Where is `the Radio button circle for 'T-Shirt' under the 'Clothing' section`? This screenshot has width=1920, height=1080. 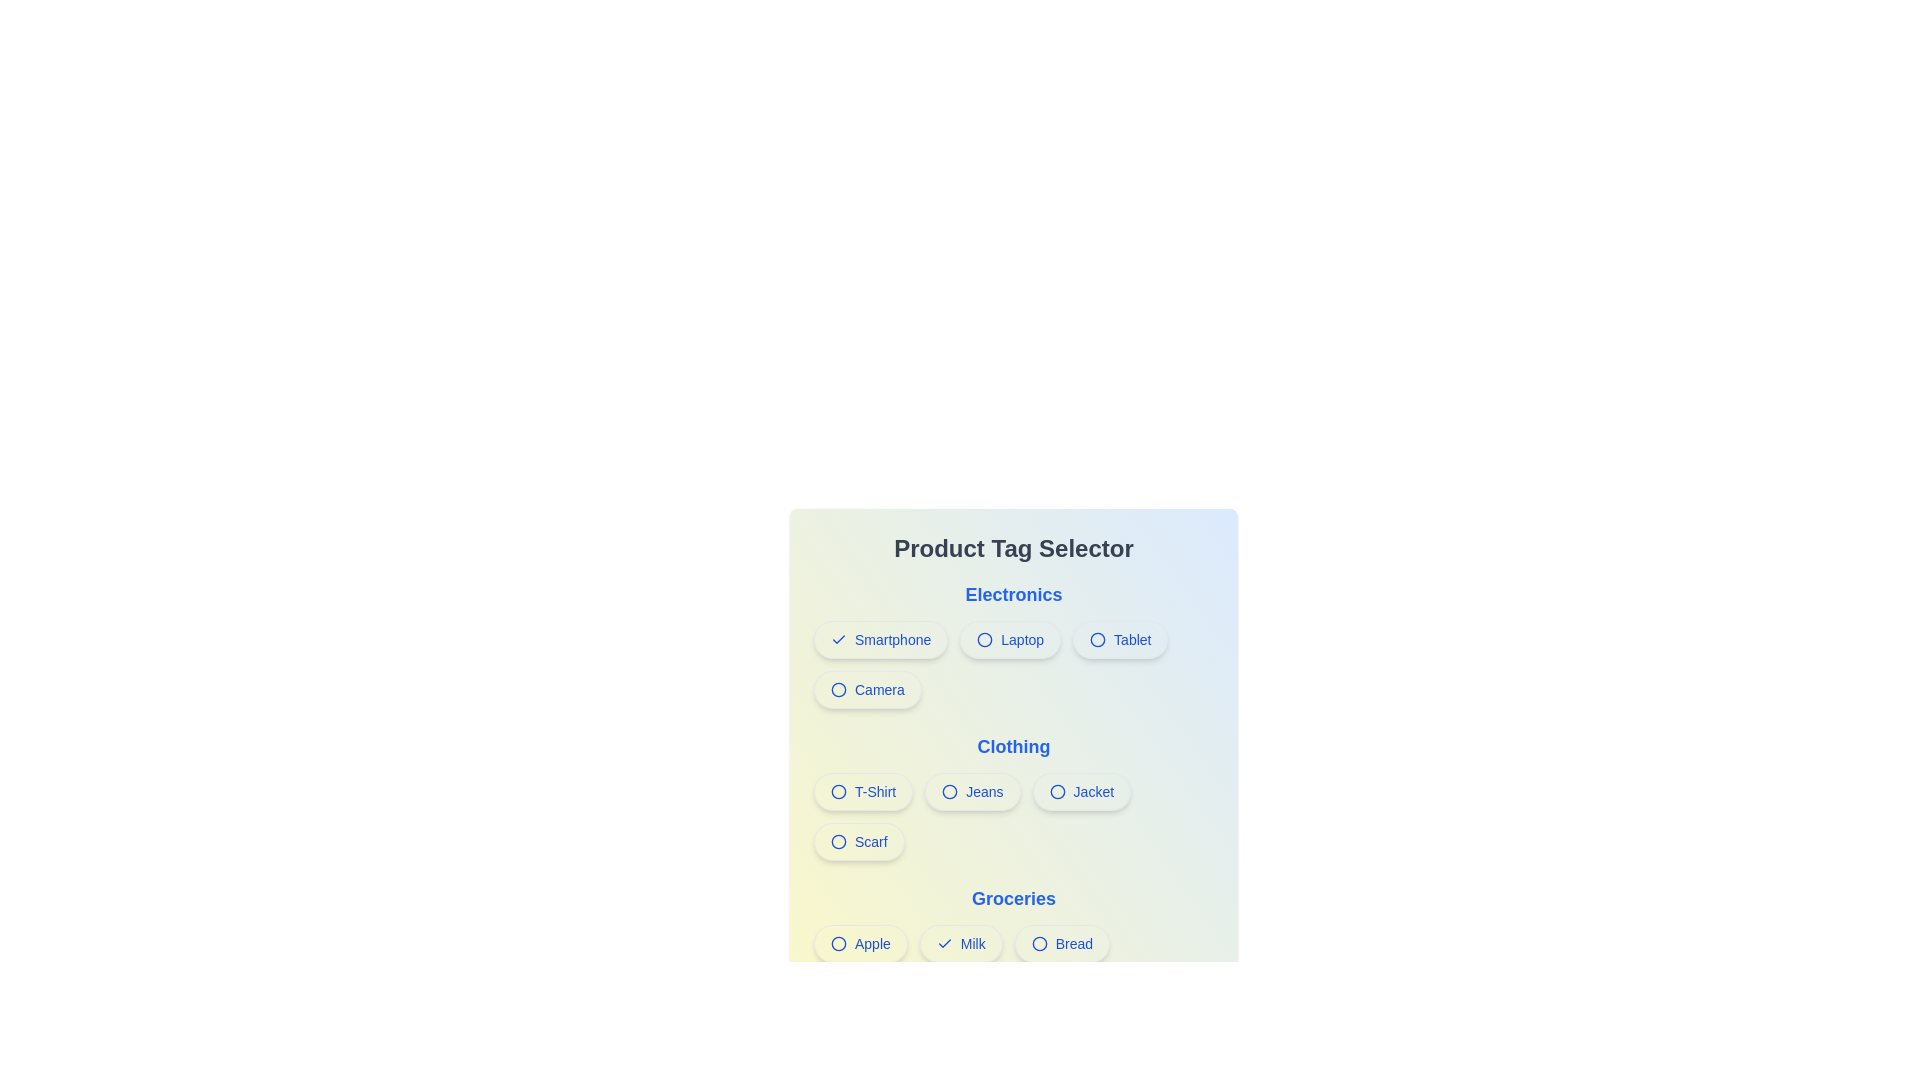
the Radio button circle for 'T-Shirt' under the 'Clothing' section is located at coordinates (839, 790).